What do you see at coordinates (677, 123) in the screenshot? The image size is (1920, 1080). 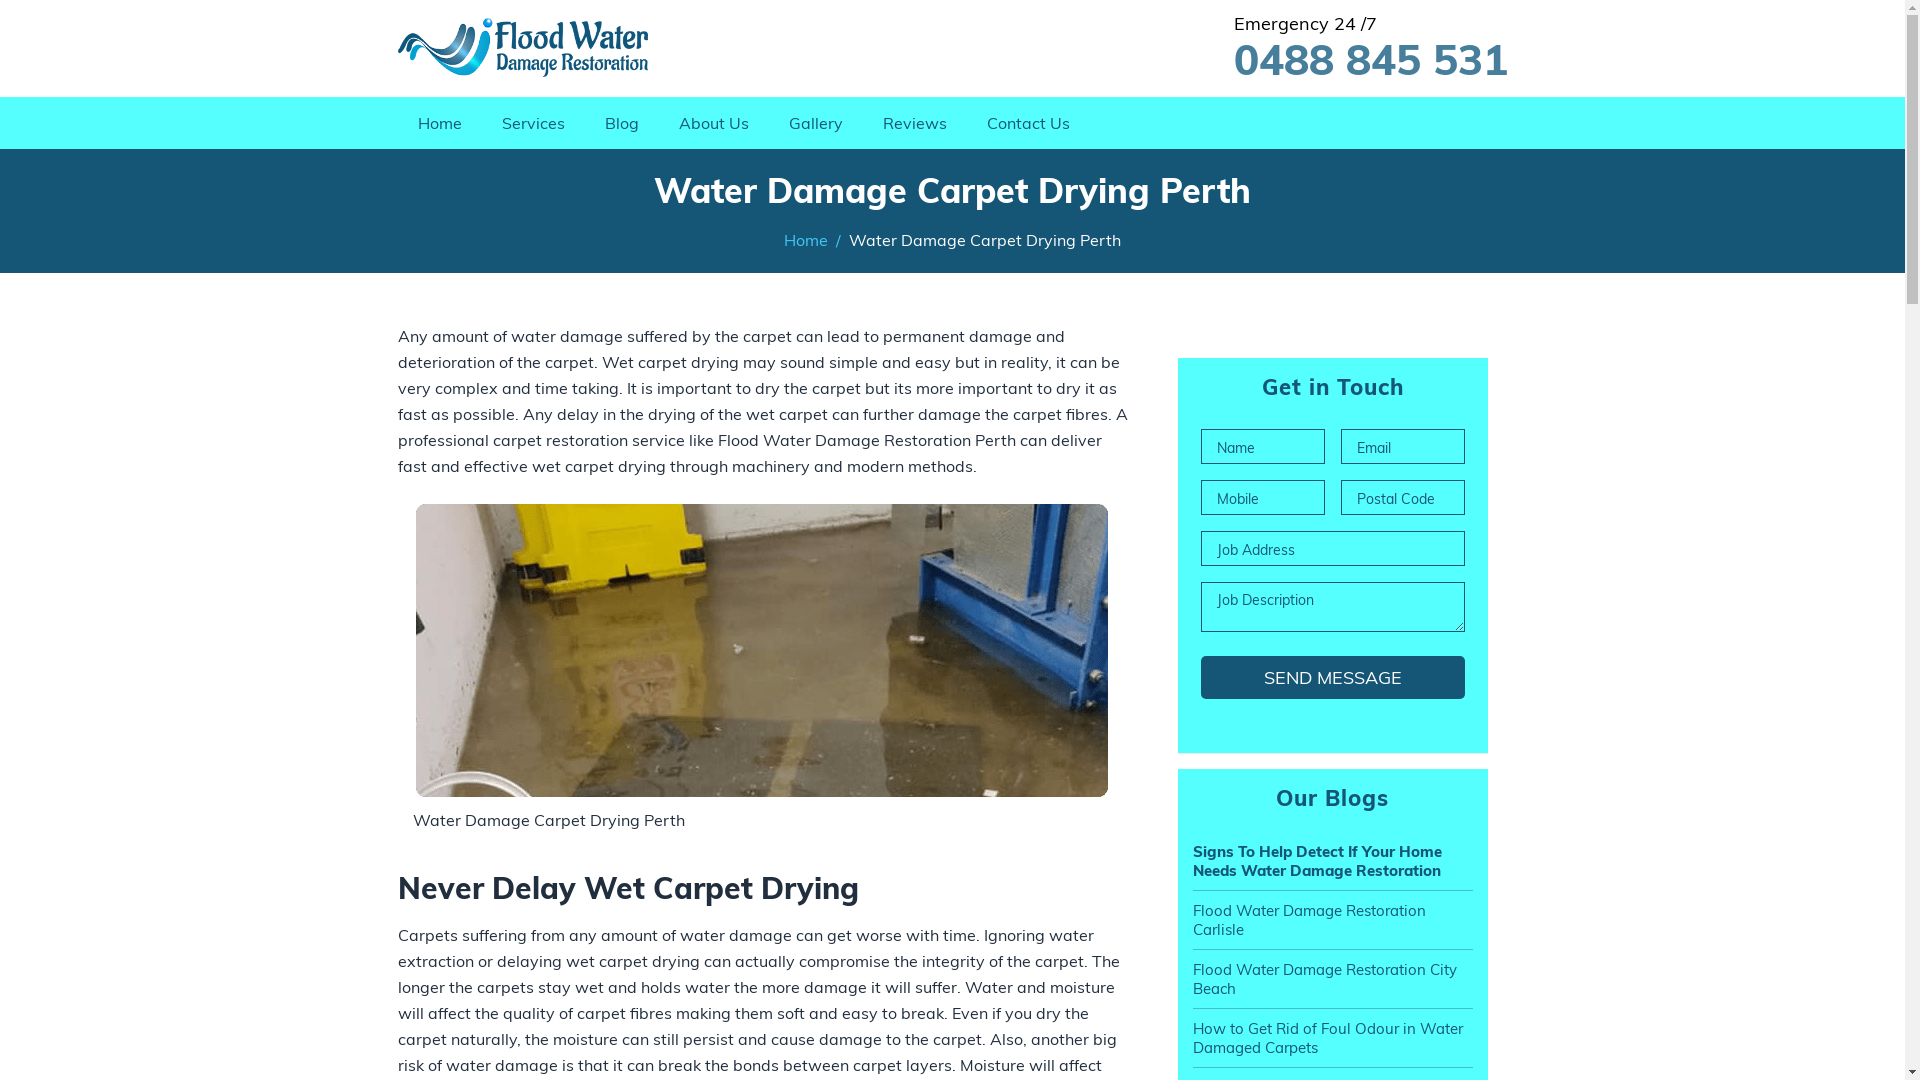 I see `'About Us'` at bounding box center [677, 123].